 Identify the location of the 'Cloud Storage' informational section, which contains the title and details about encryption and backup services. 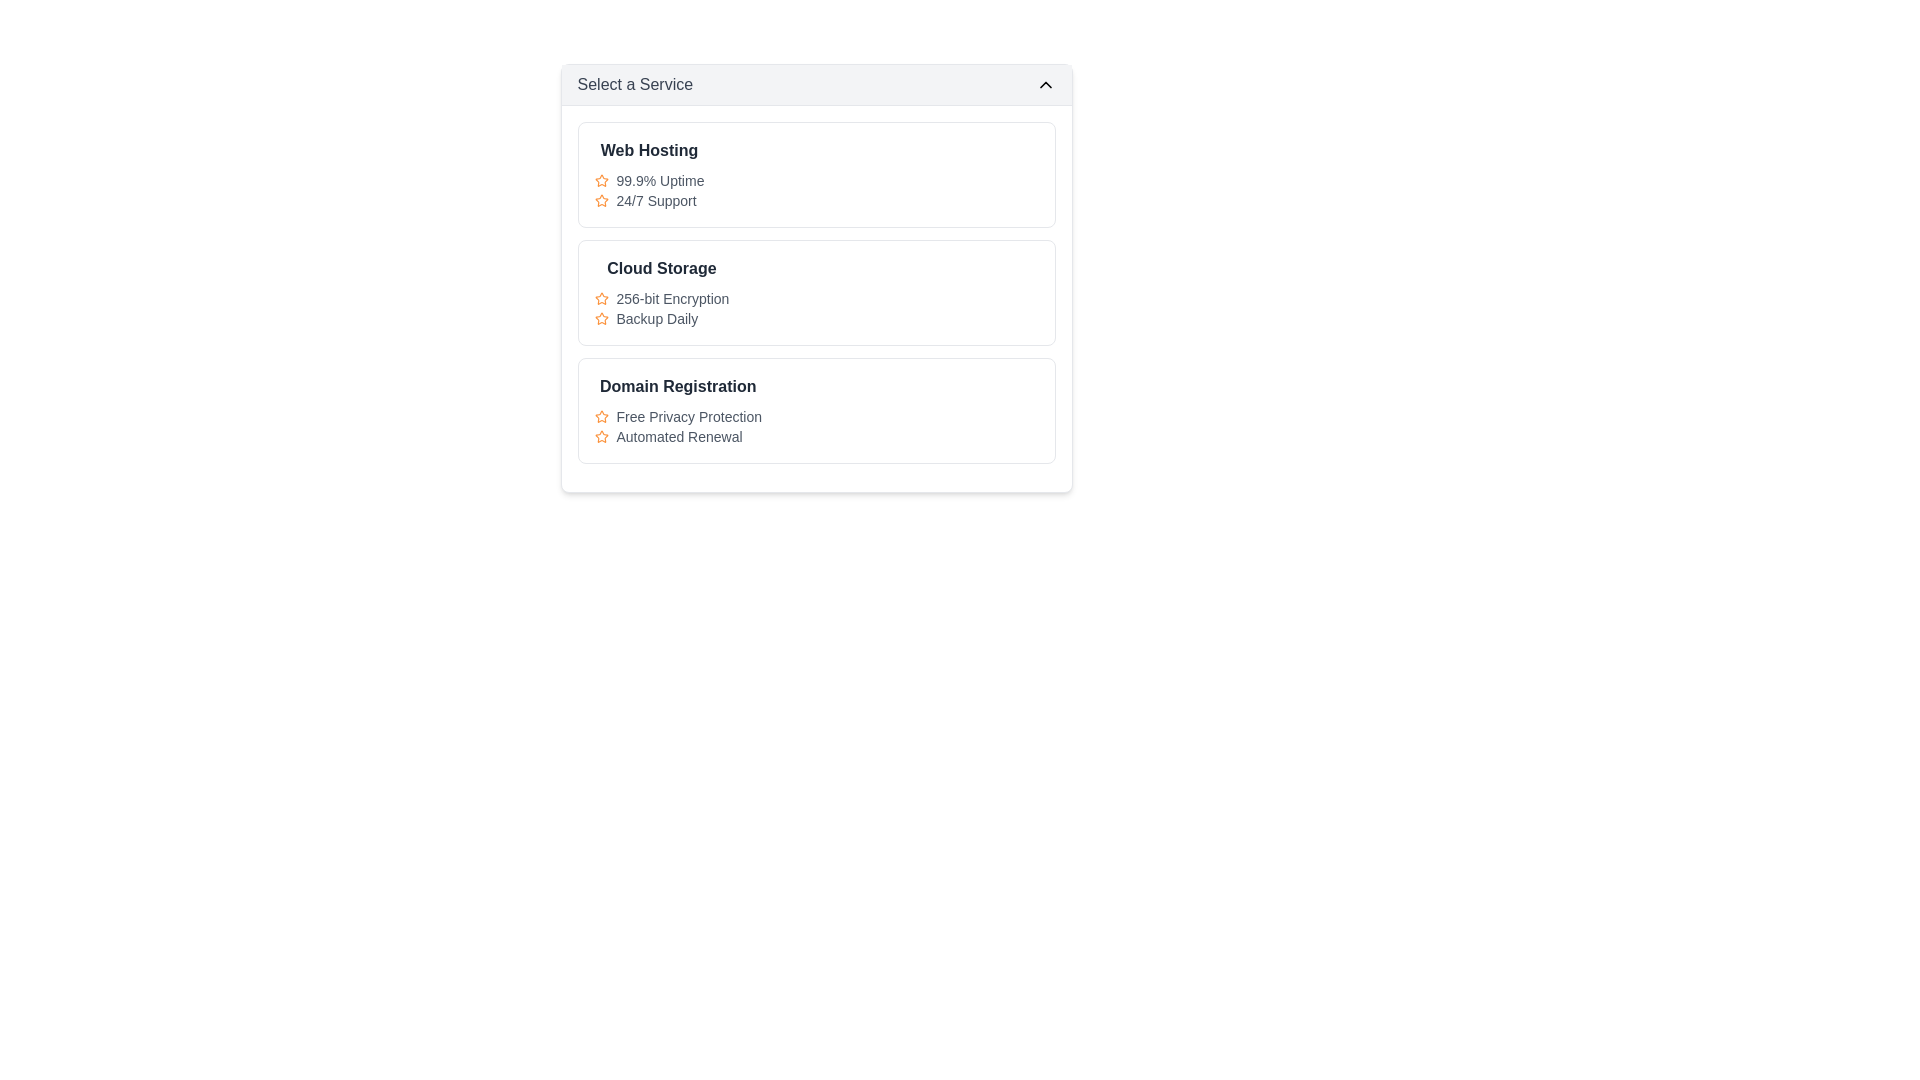
(662, 293).